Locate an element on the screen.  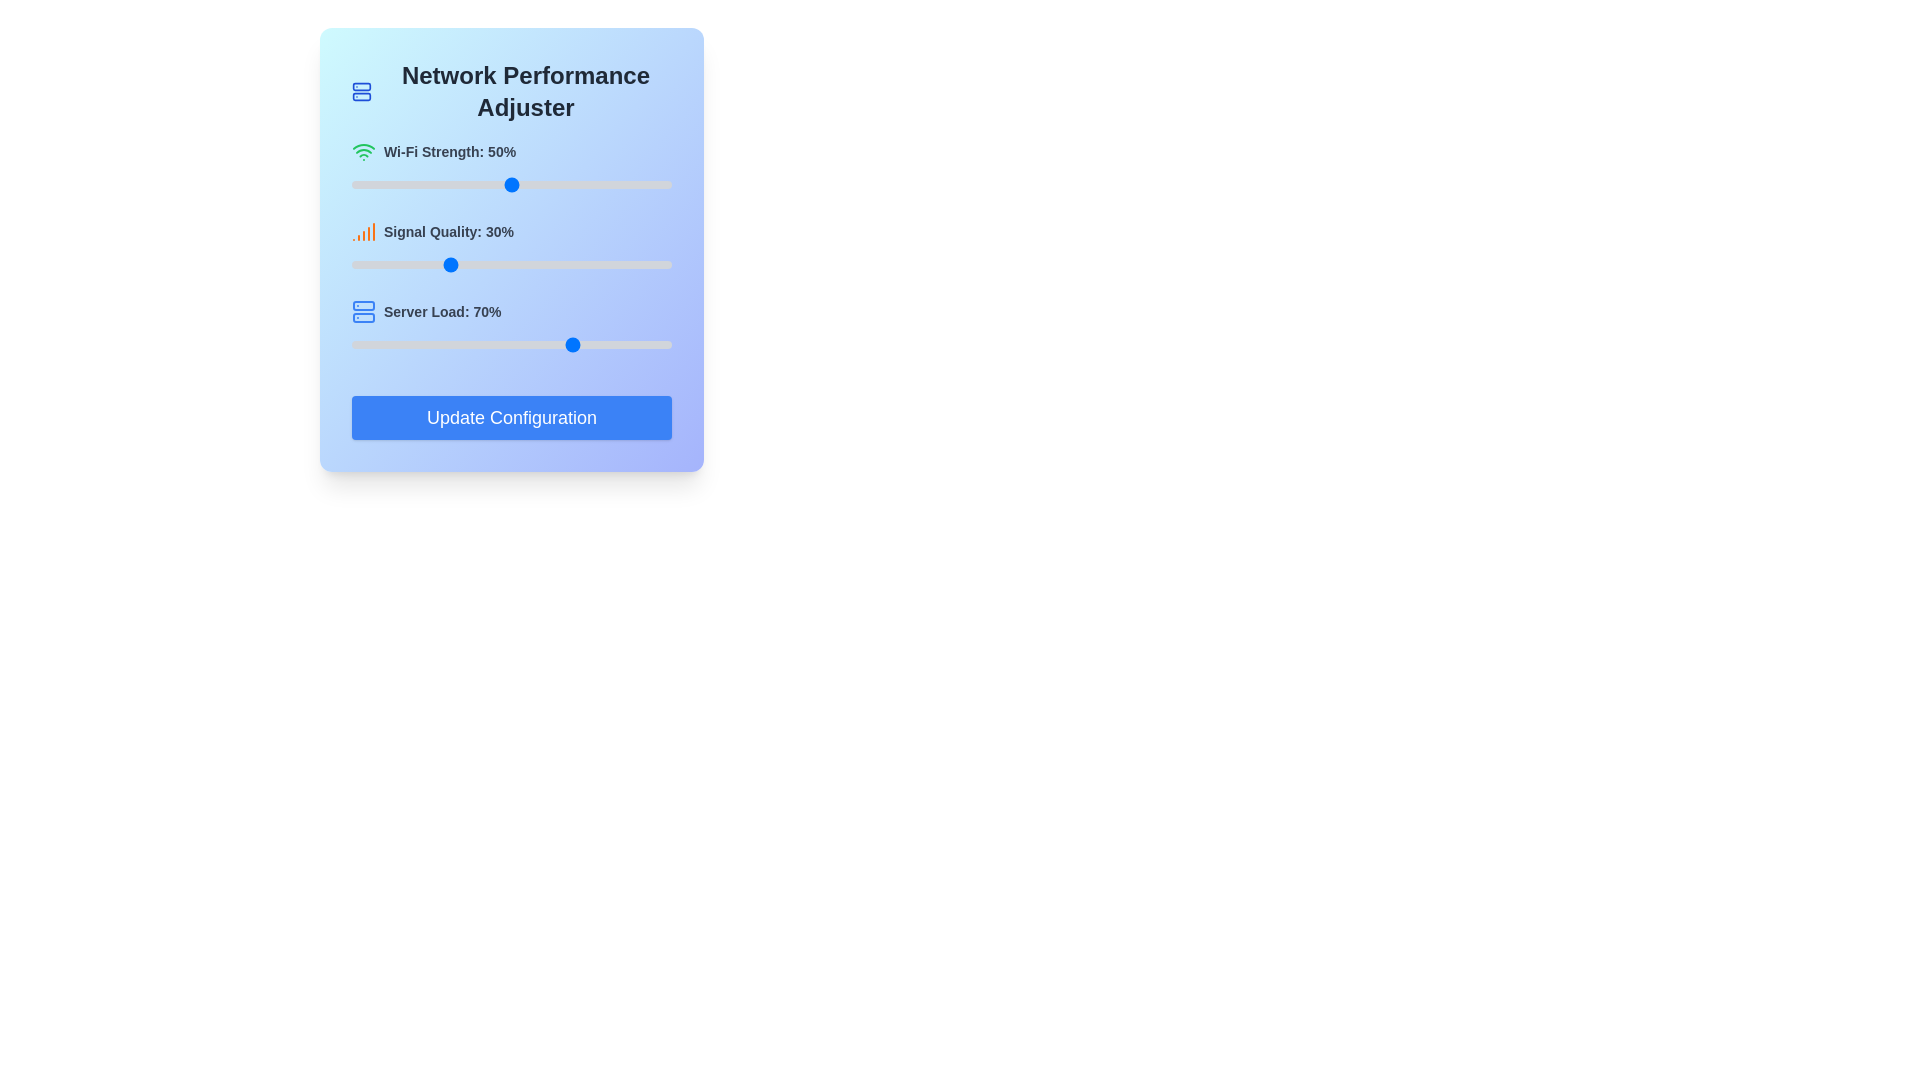
Wi-Fi strength is located at coordinates (434, 185).